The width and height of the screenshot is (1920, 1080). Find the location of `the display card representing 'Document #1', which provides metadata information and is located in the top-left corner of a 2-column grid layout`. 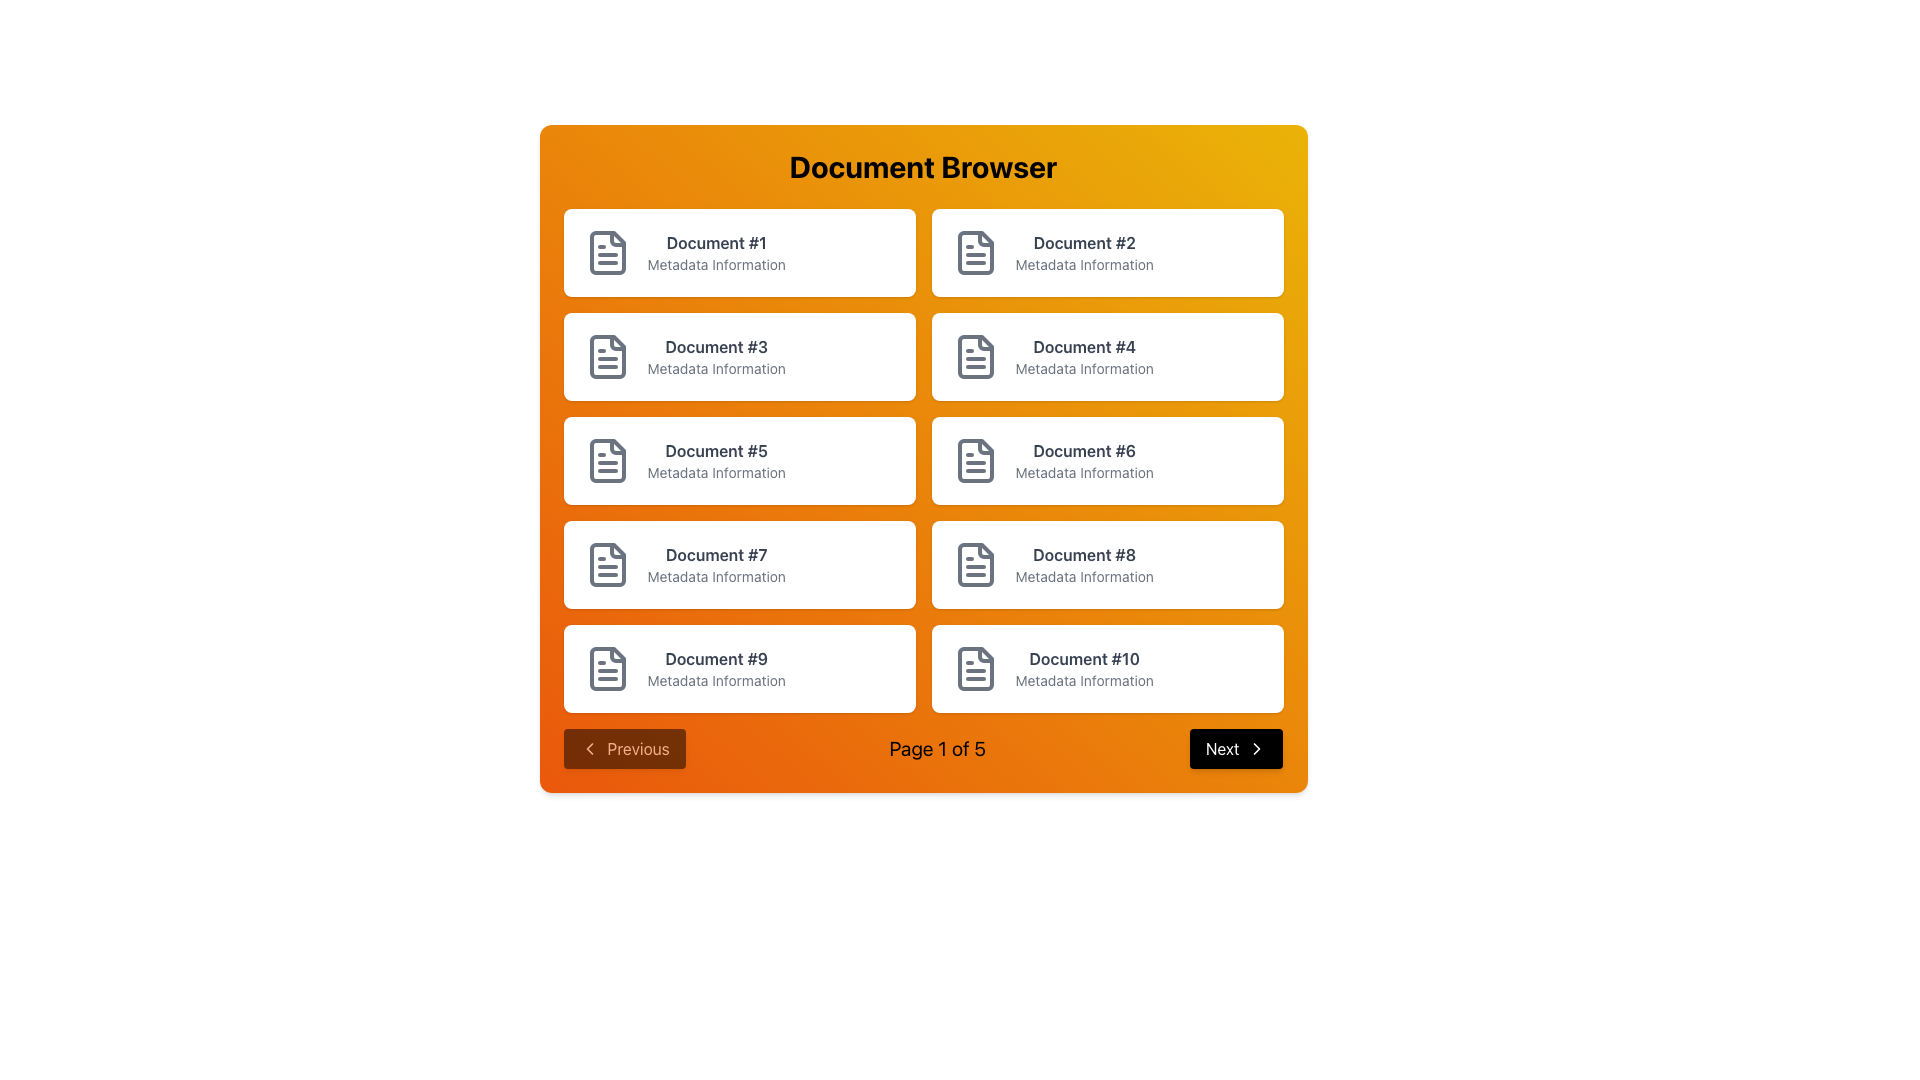

the display card representing 'Document #1', which provides metadata information and is located in the top-left corner of a 2-column grid layout is located at coordinates (738, 252).